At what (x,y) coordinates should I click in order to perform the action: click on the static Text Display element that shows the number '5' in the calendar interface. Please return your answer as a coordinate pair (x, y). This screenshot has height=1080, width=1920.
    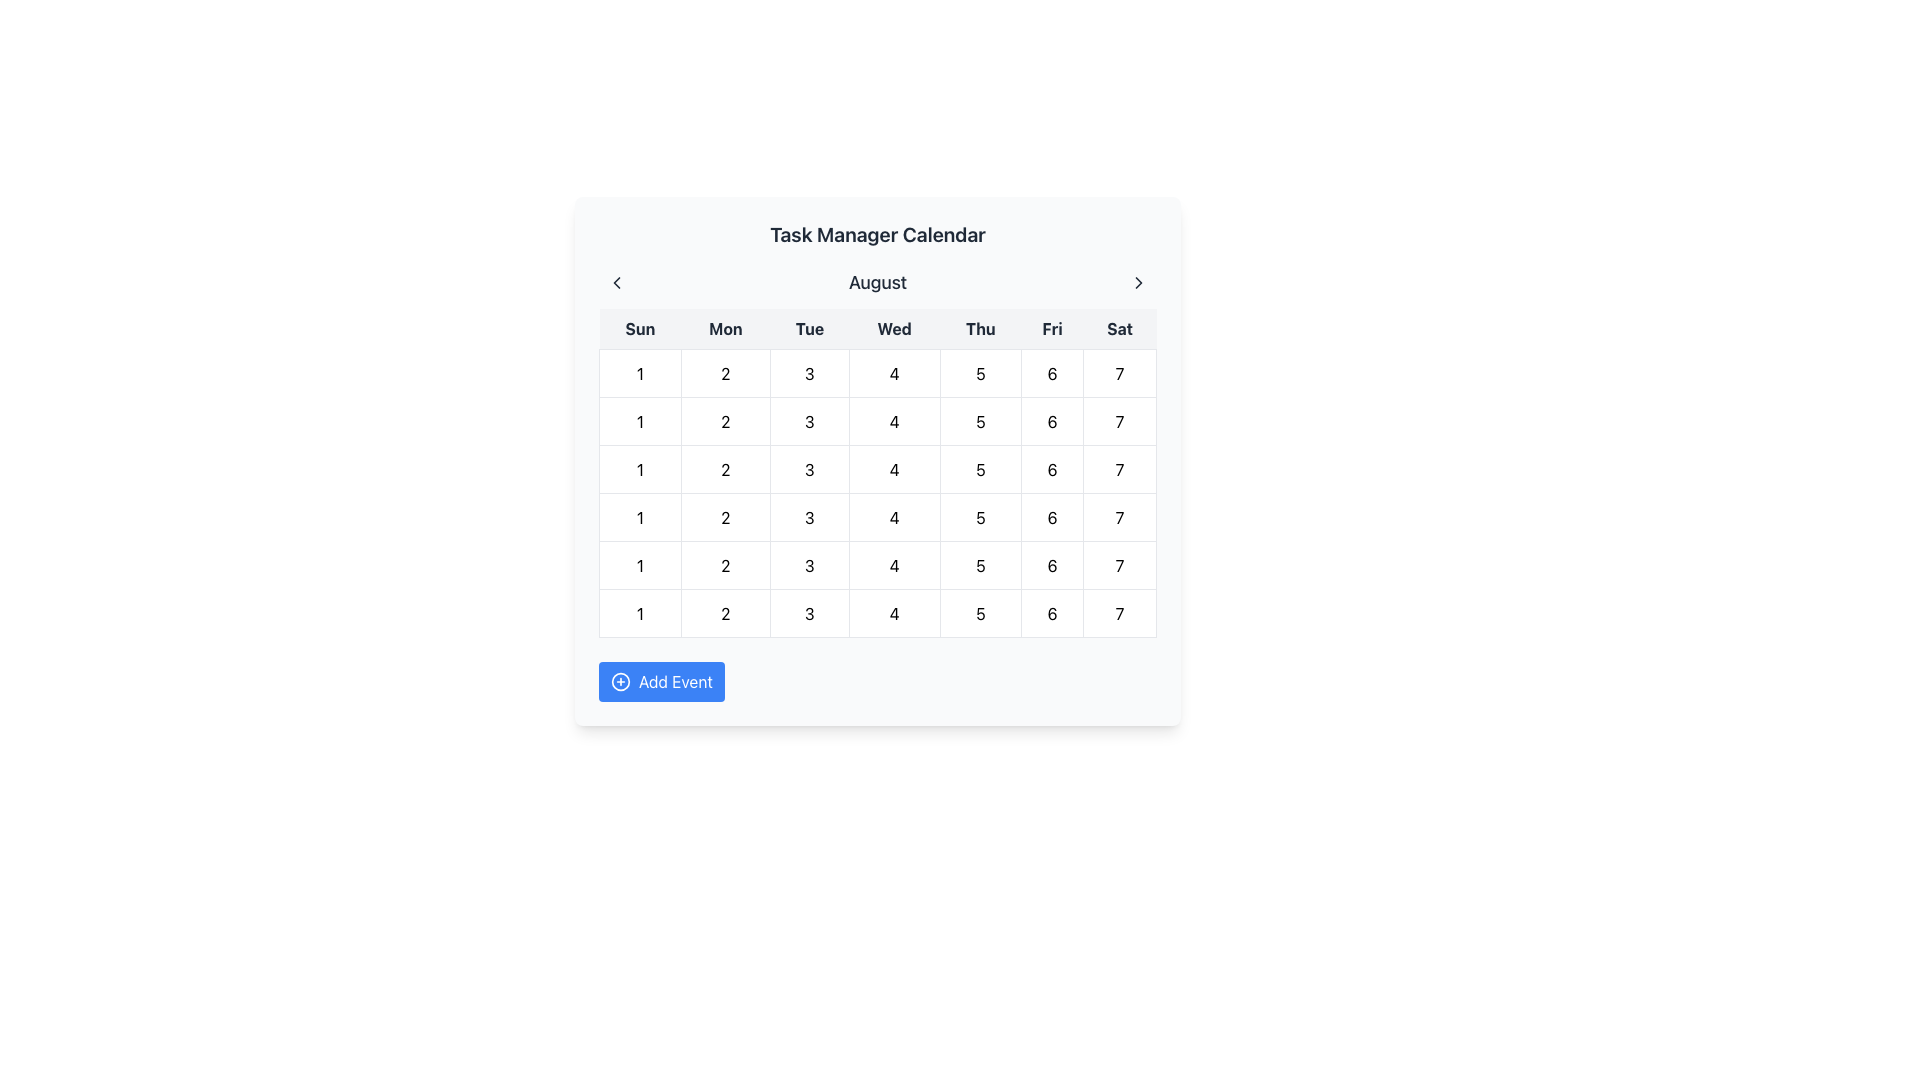
    Looking at the image, I should click on (980, 373).